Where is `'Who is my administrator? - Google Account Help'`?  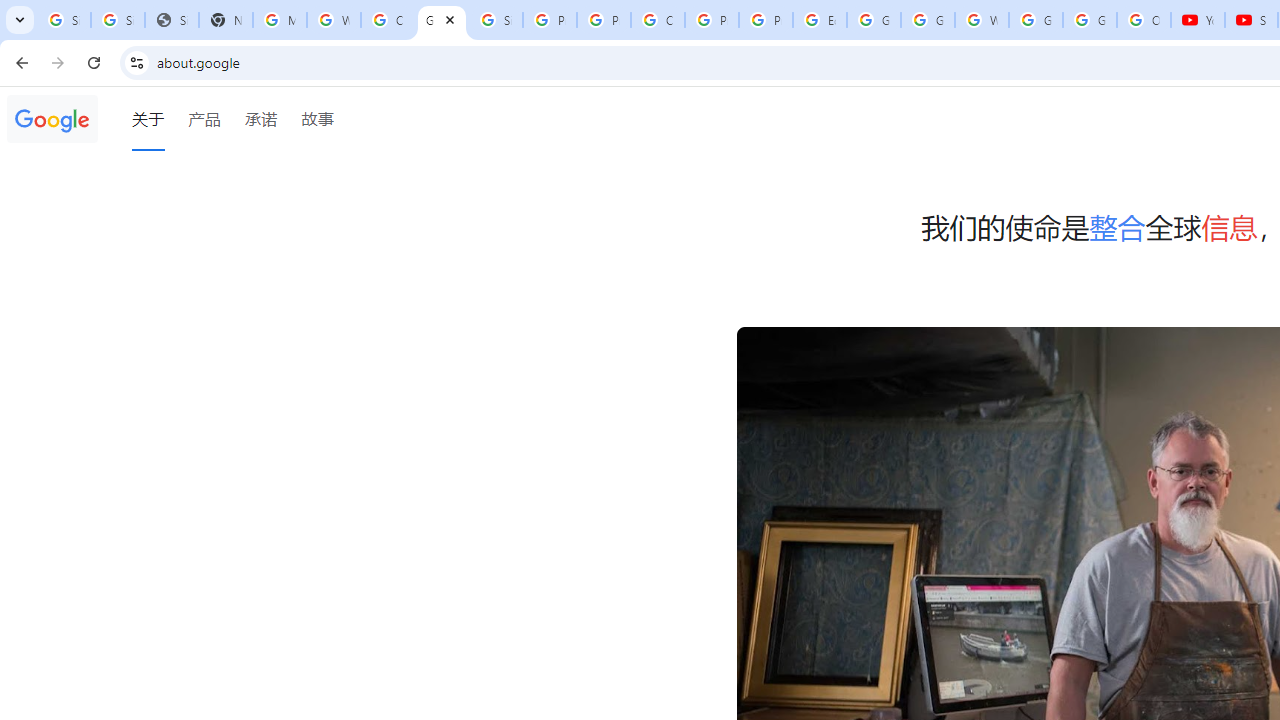
'Who is my administrator? - Google Account Help' is located at coordinates (334, 20).